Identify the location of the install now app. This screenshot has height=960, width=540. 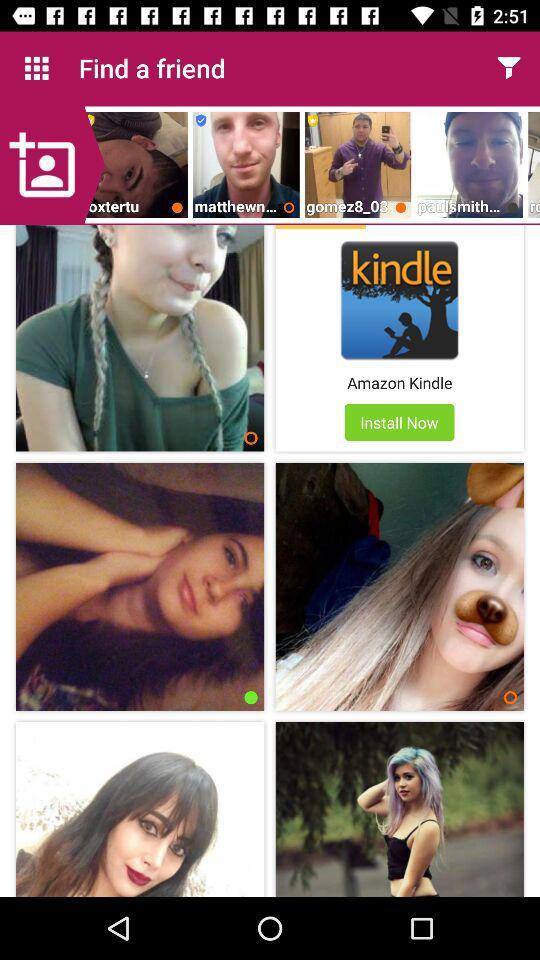
(399, 422).